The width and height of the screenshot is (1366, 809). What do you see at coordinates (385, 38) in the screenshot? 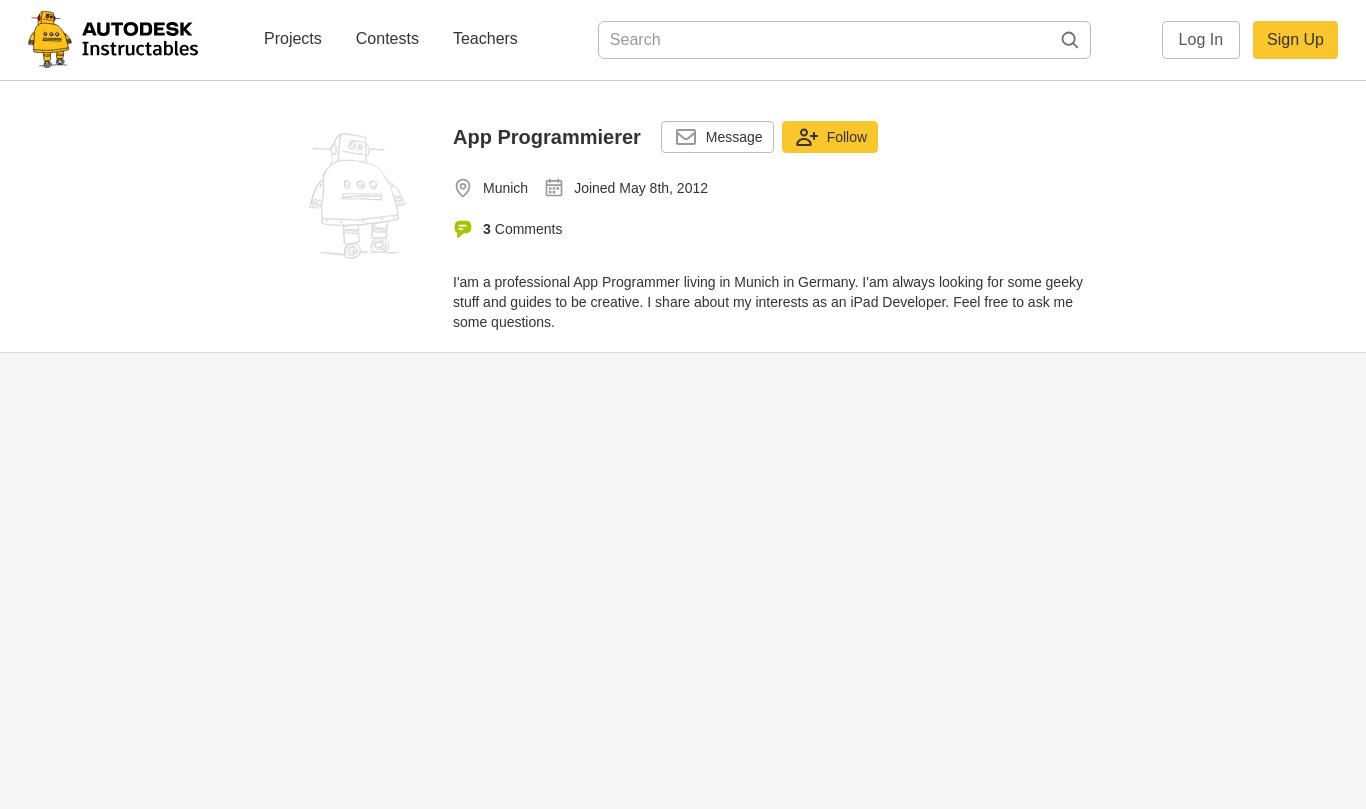
I see `'Contests'` at bounding box center [385, 38].